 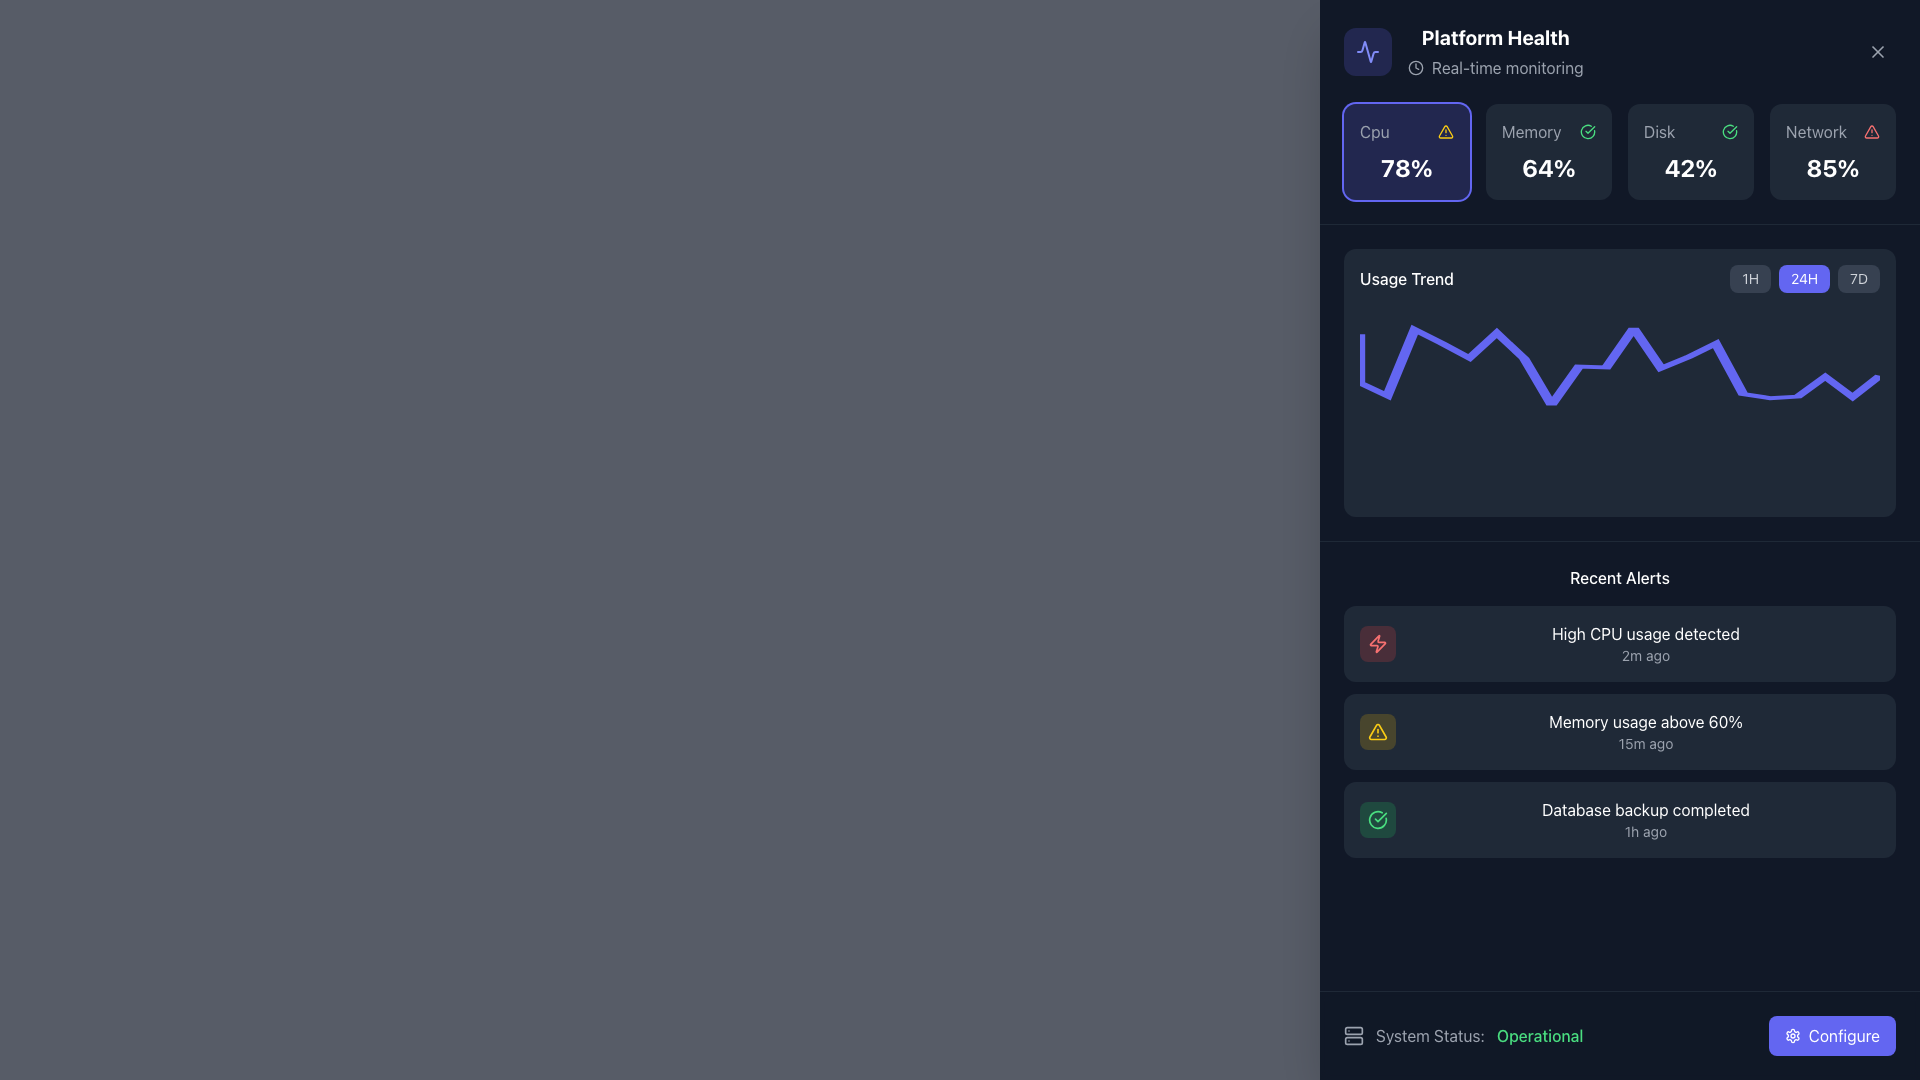 What do you see at coordinates (1429, 1035) in the screenshot?
I see `the text label reading 'System Status:' styled in gray, located near the bottom-right area of the interface, adjacent to the 'Operational' text` at bounding box center [1429, 1035].